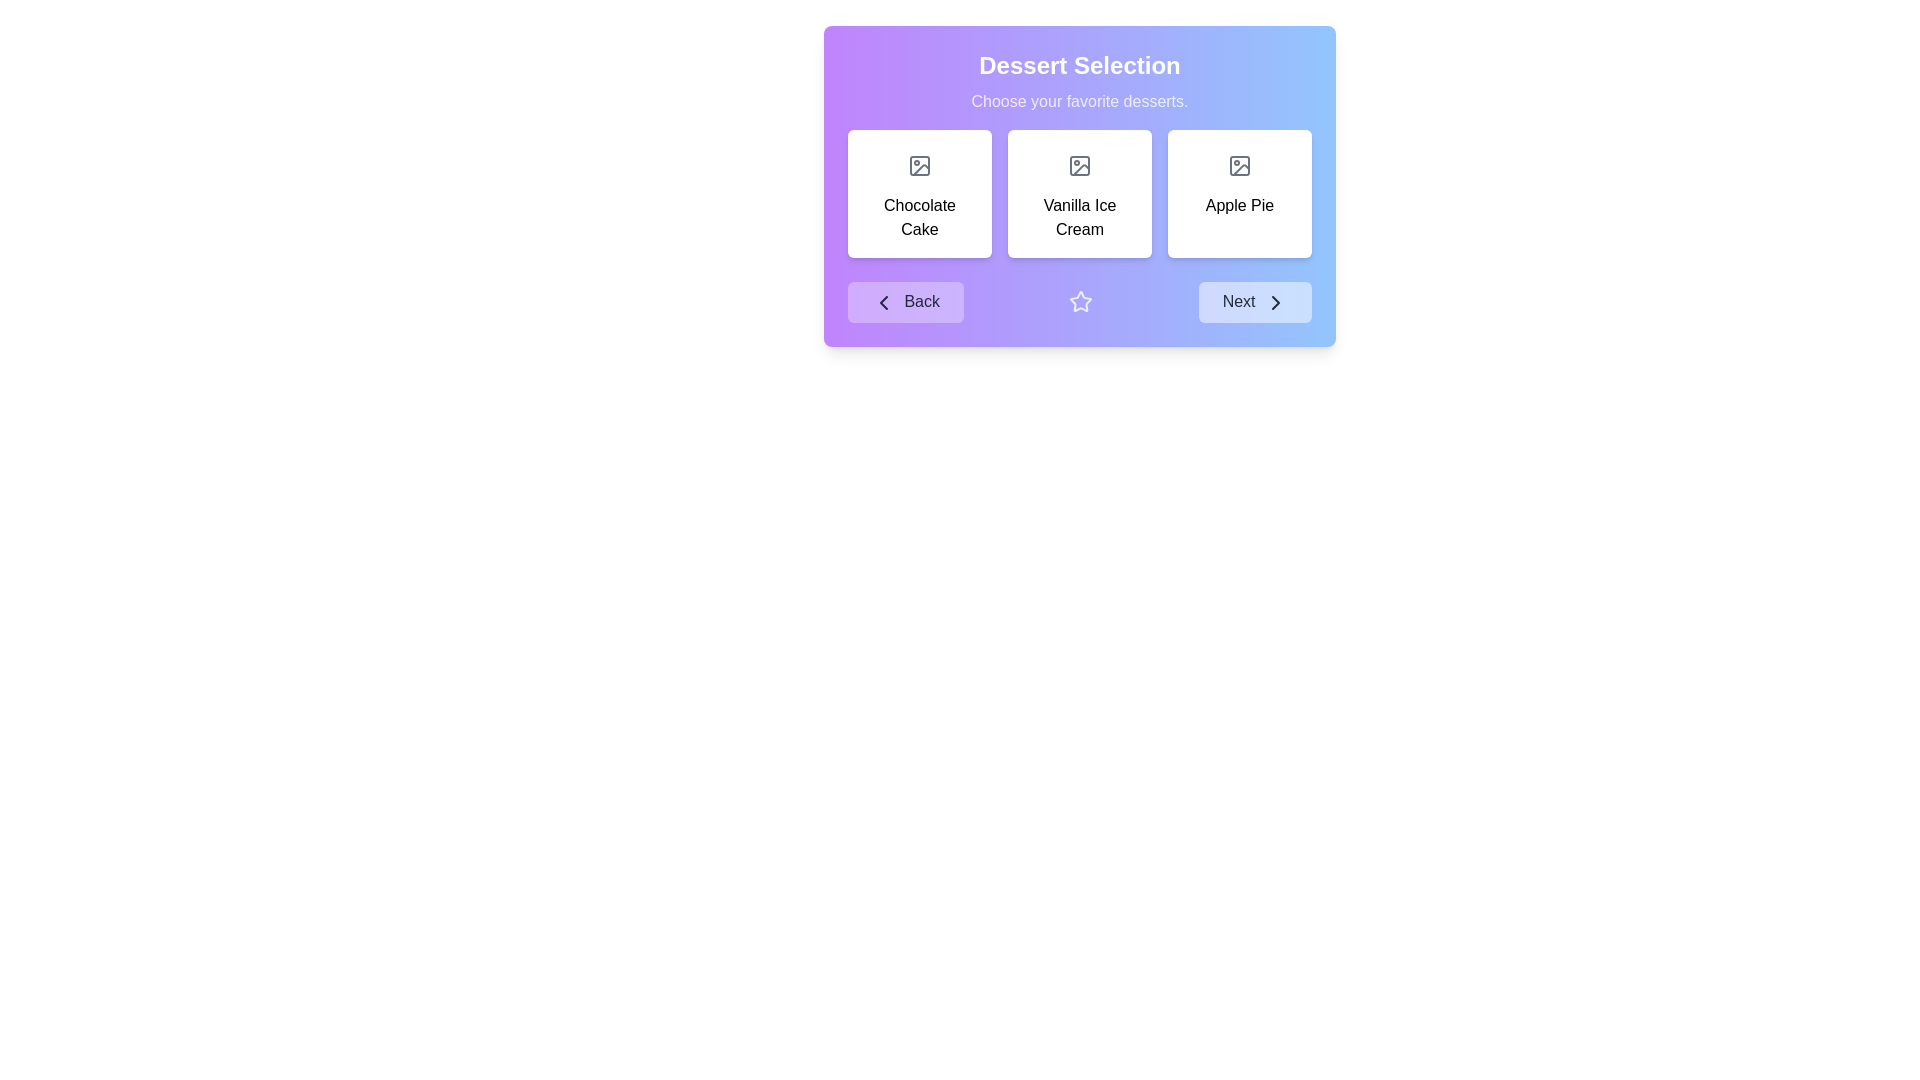 This screenshot has height=1080, width=1920. Describe the element at coordinates (919, 218) in the screenshot. I see `the 'Chocolate Cake' text label located in the first card beneath the icon` at that location.